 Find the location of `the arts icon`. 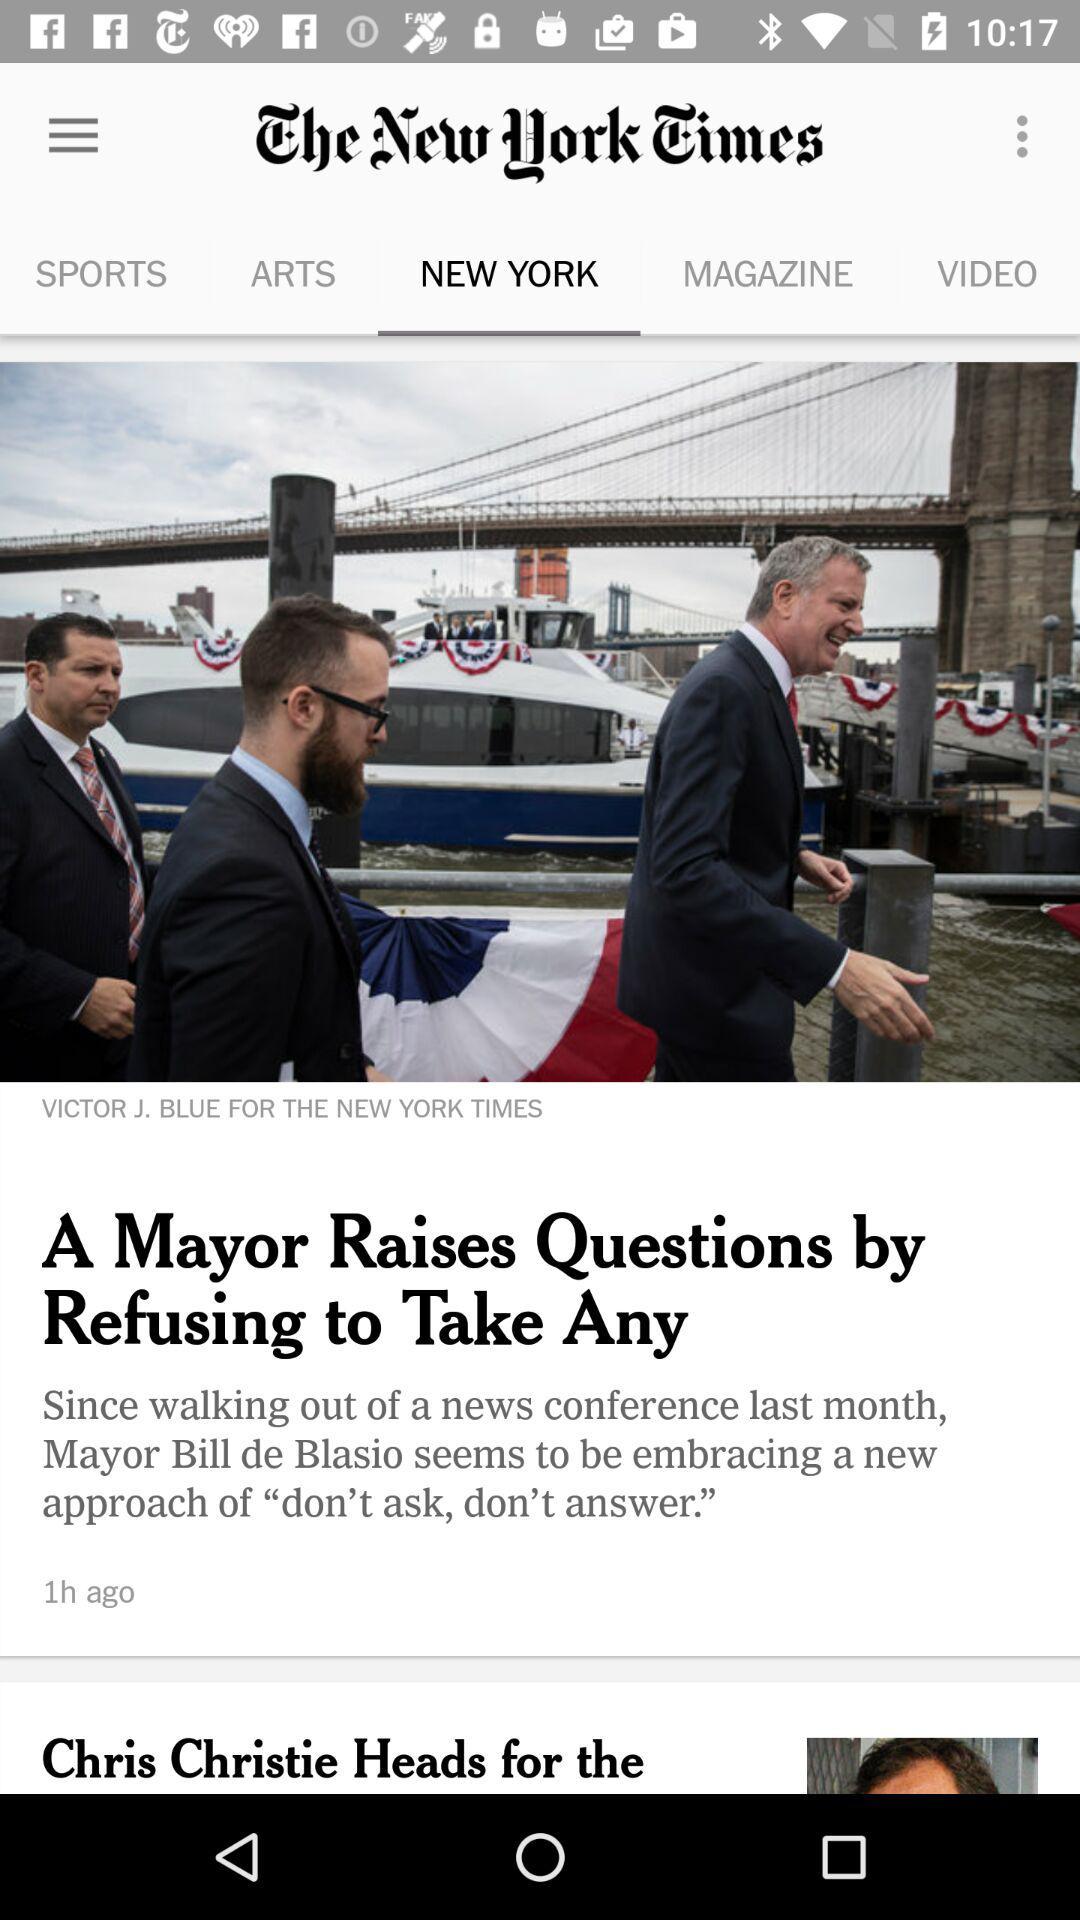

the arts icon is located at coordinates (293, 272).